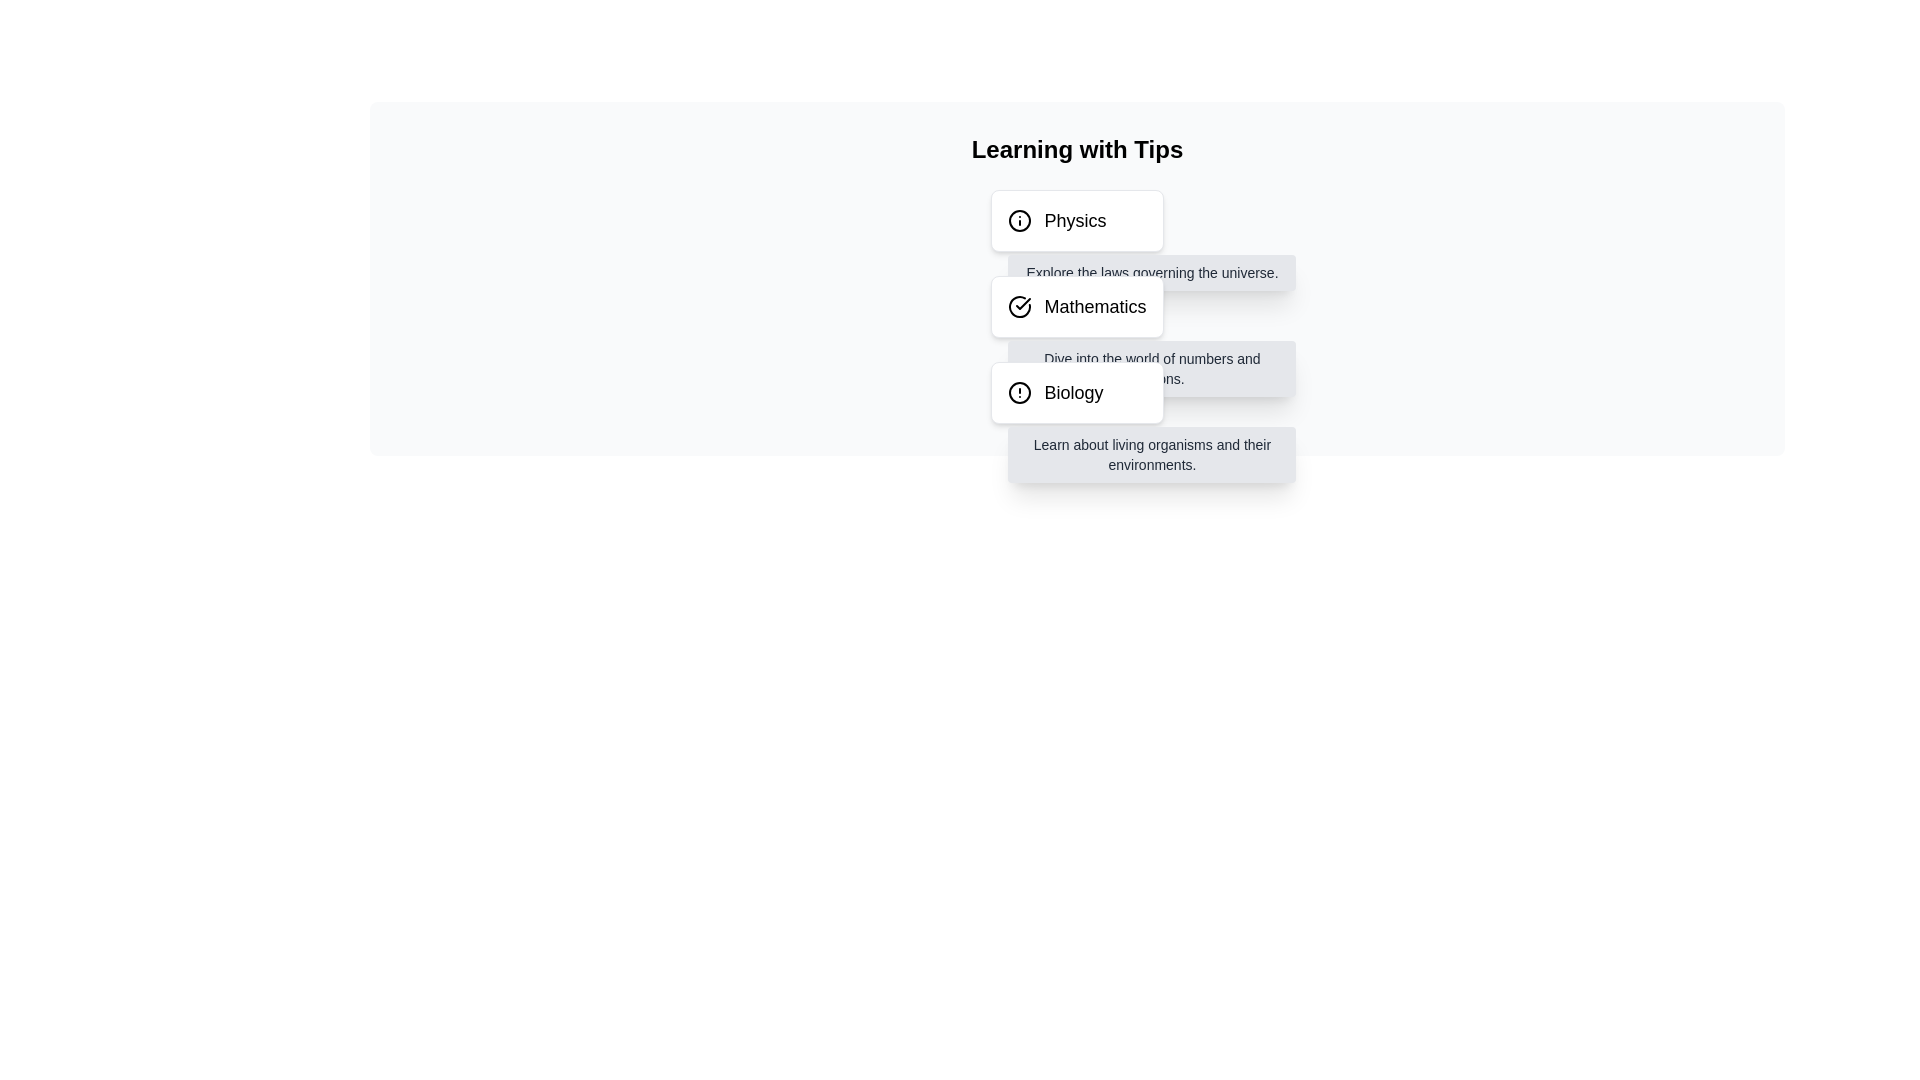  What do you see at coordinates (1076, 149) in the screenshot?
I see `the large, bold header text displaying 'Learning with Tips', which is positioned at the top of the content section and serves as a header for the topics below` at bounding box center [1076, 149].